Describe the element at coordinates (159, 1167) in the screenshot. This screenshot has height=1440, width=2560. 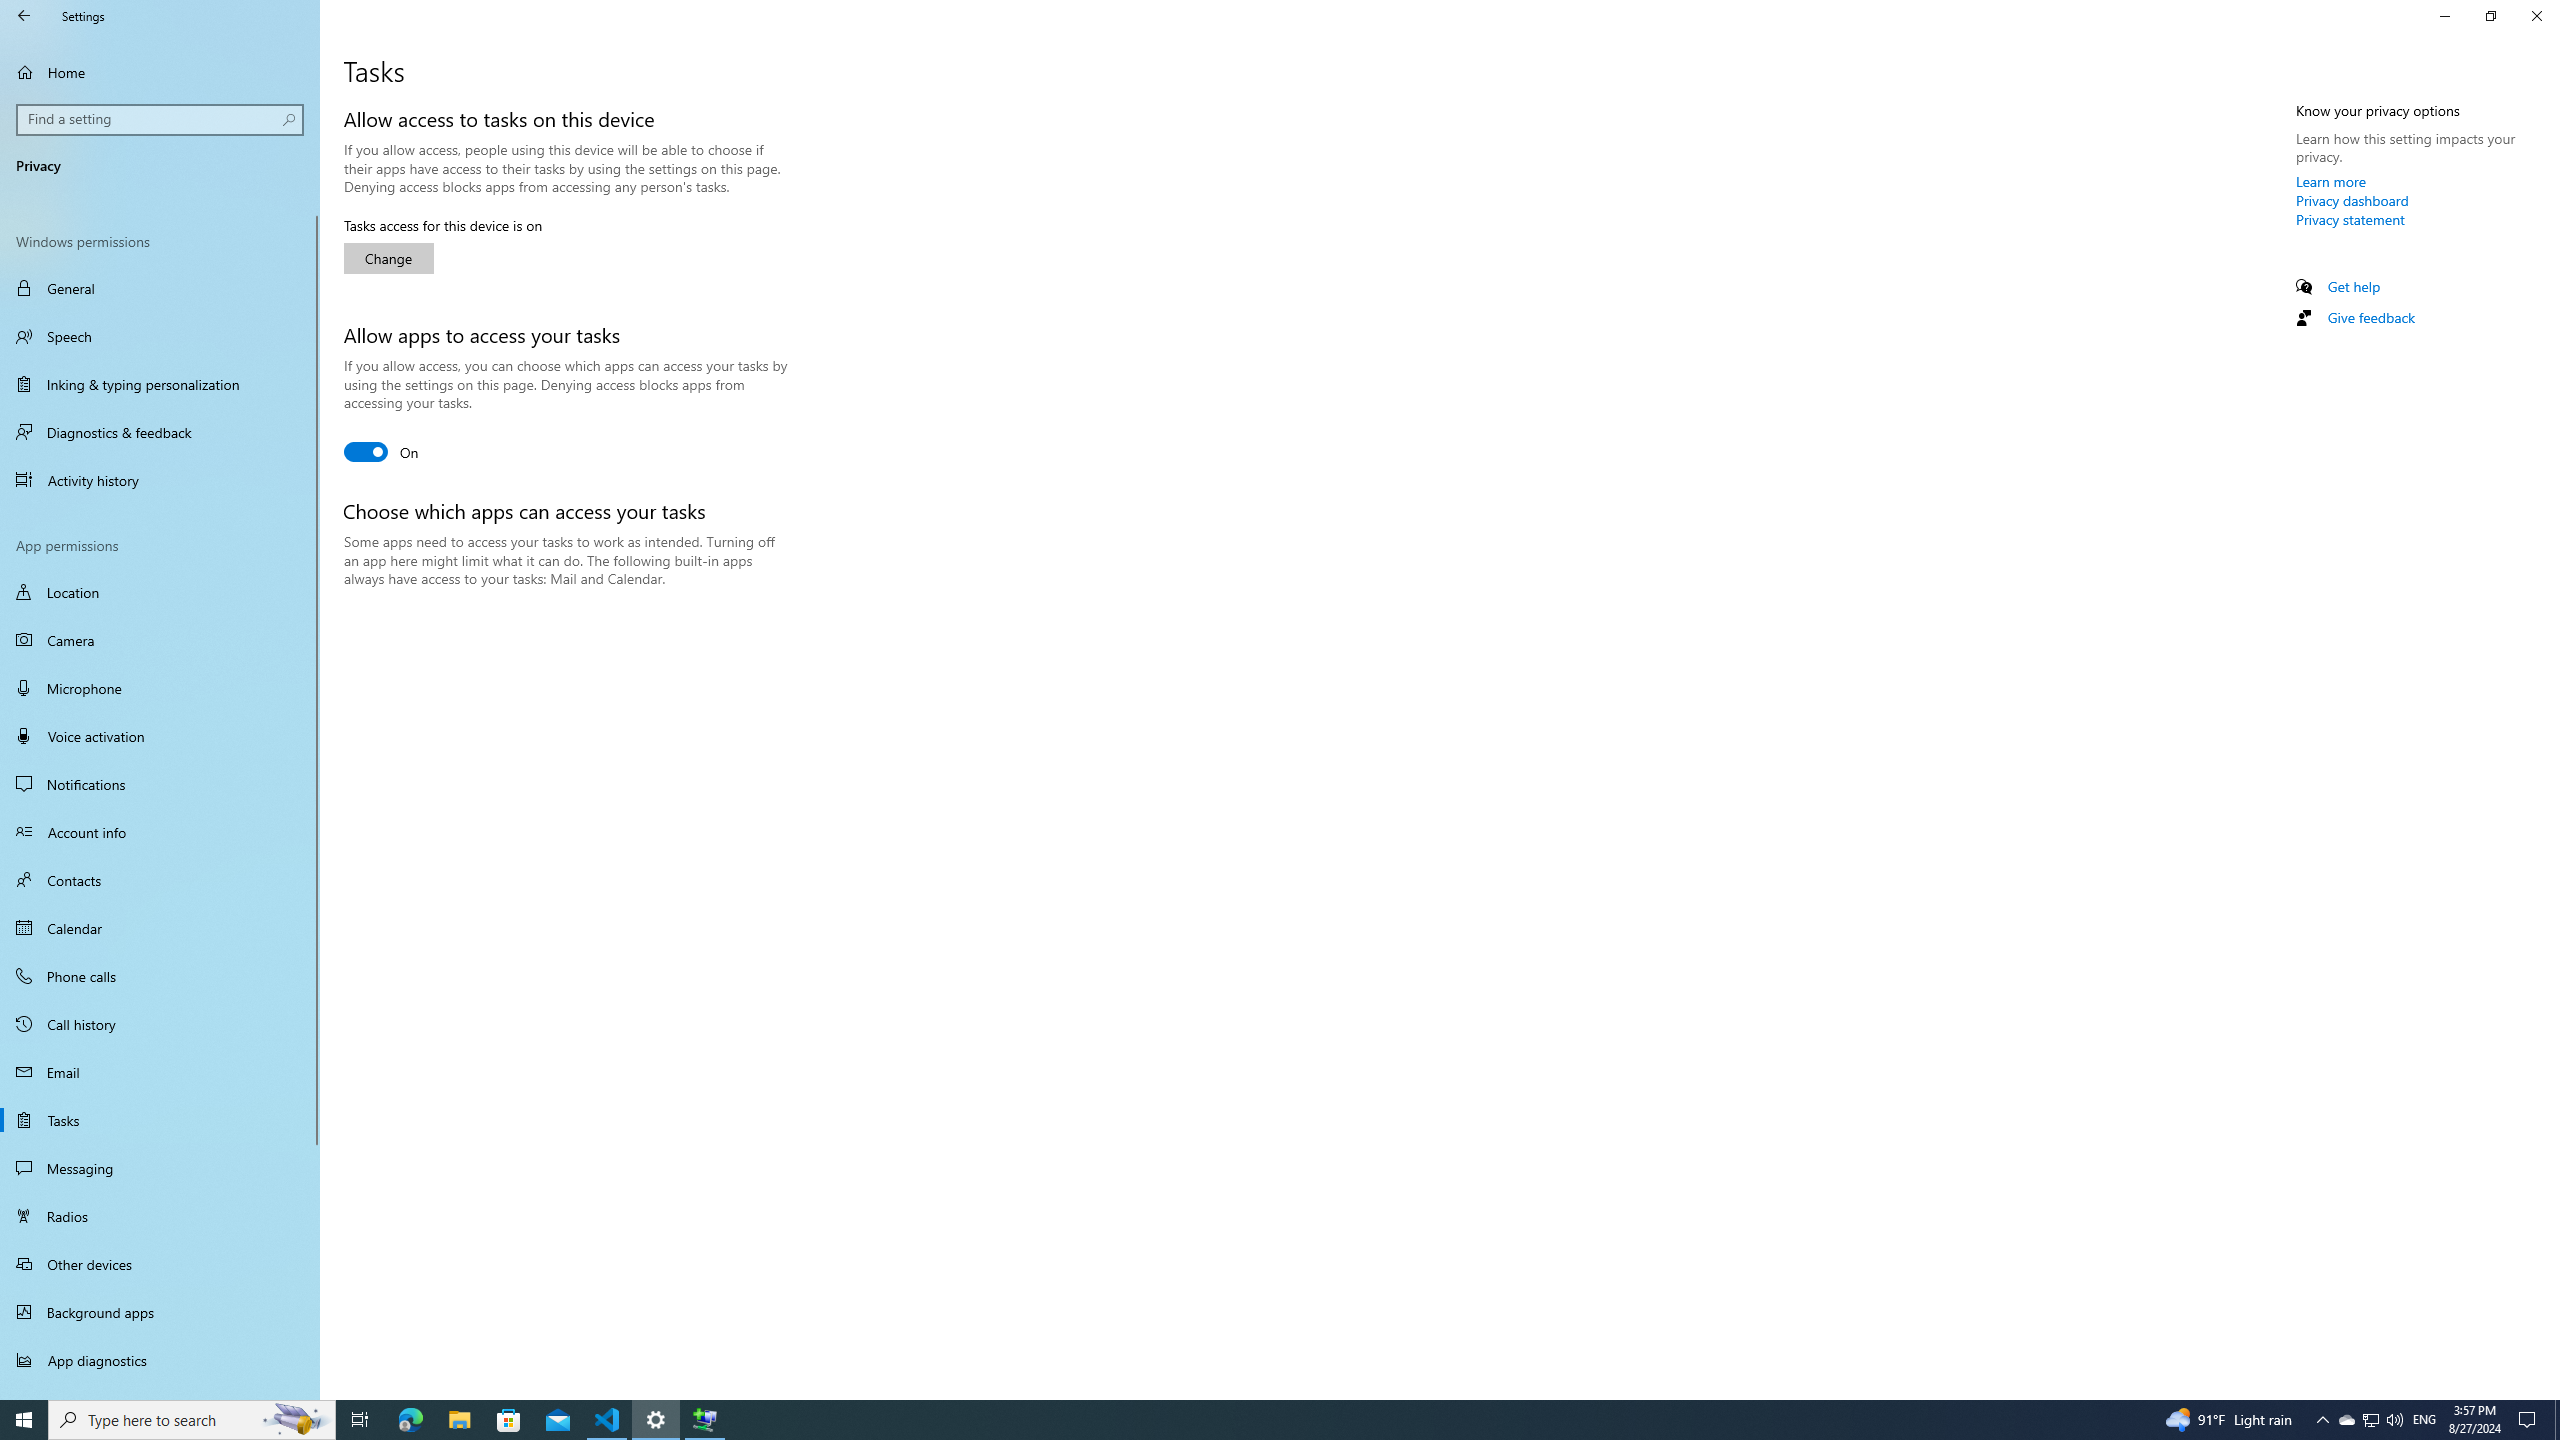
I see `'Messaging'` at that location.